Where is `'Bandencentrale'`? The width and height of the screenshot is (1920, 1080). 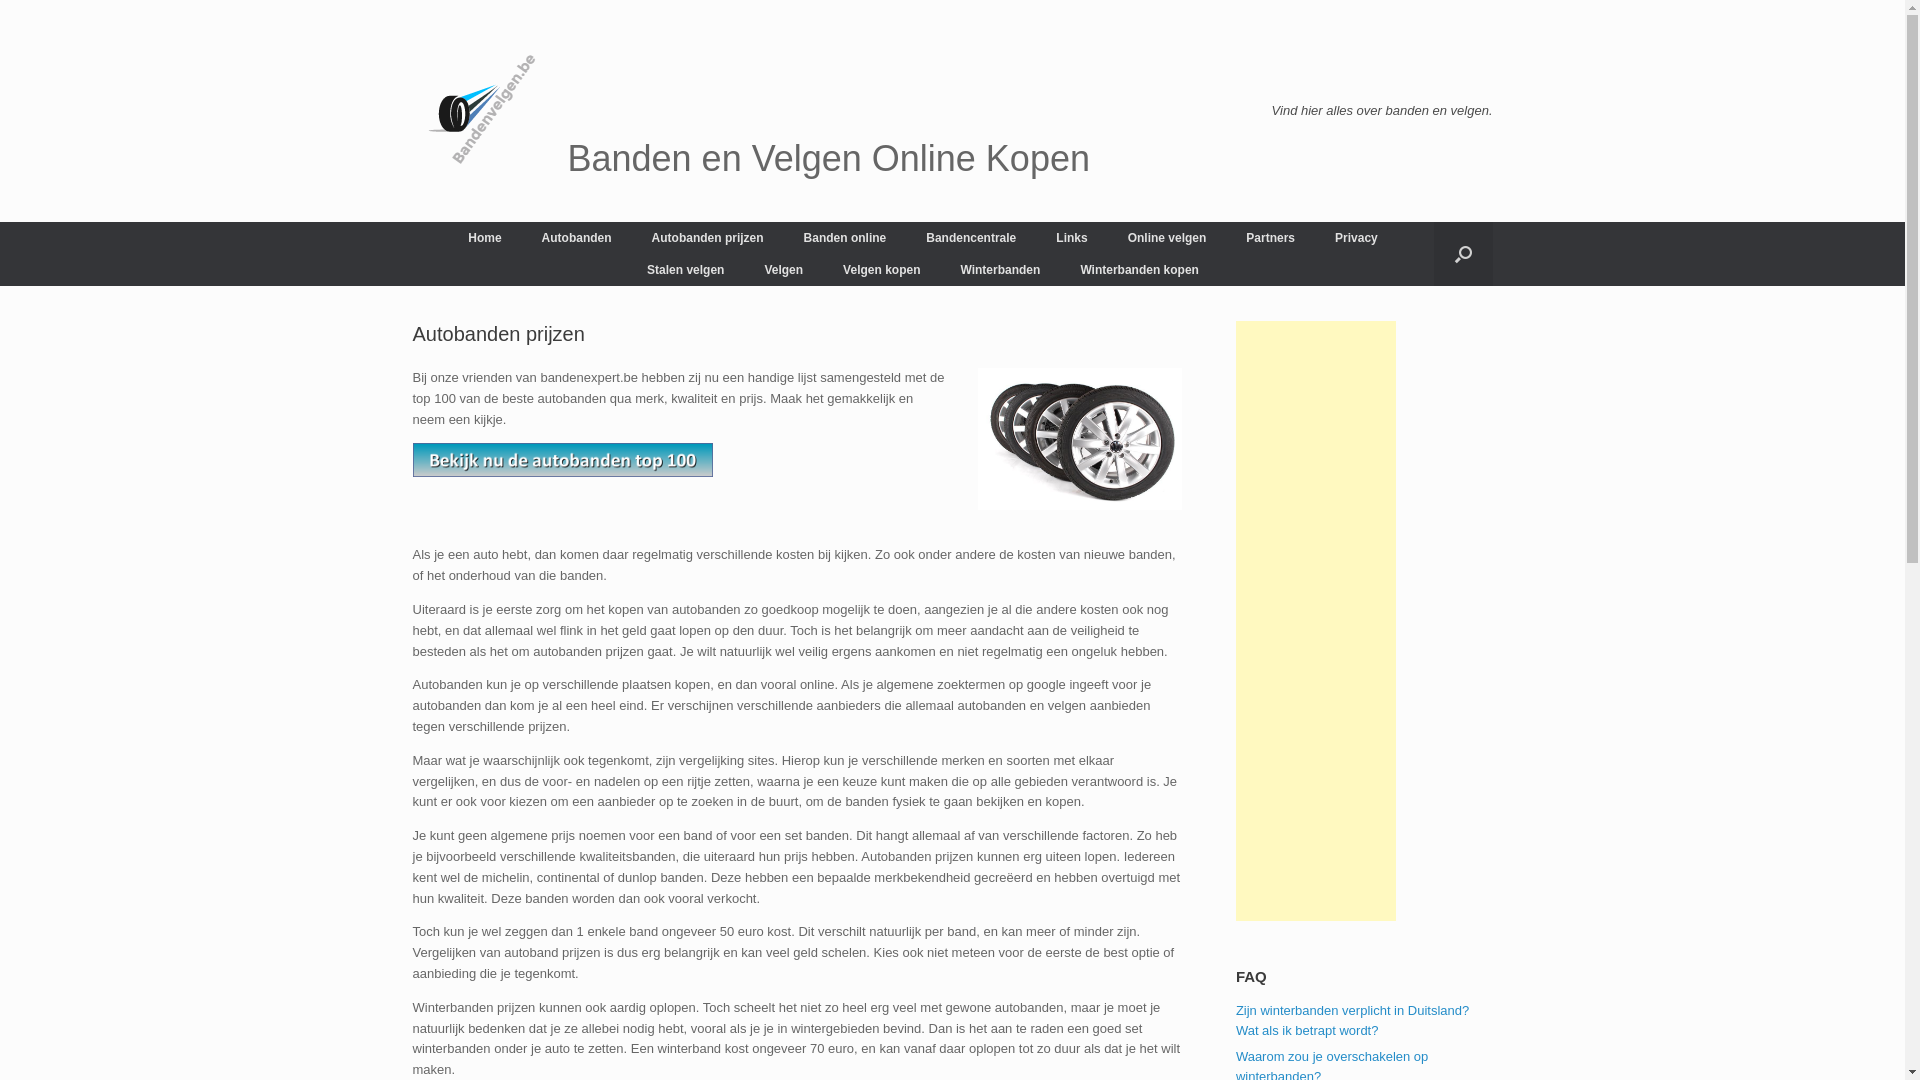
'Bandencentrale' is located at coordinates (970, 237).